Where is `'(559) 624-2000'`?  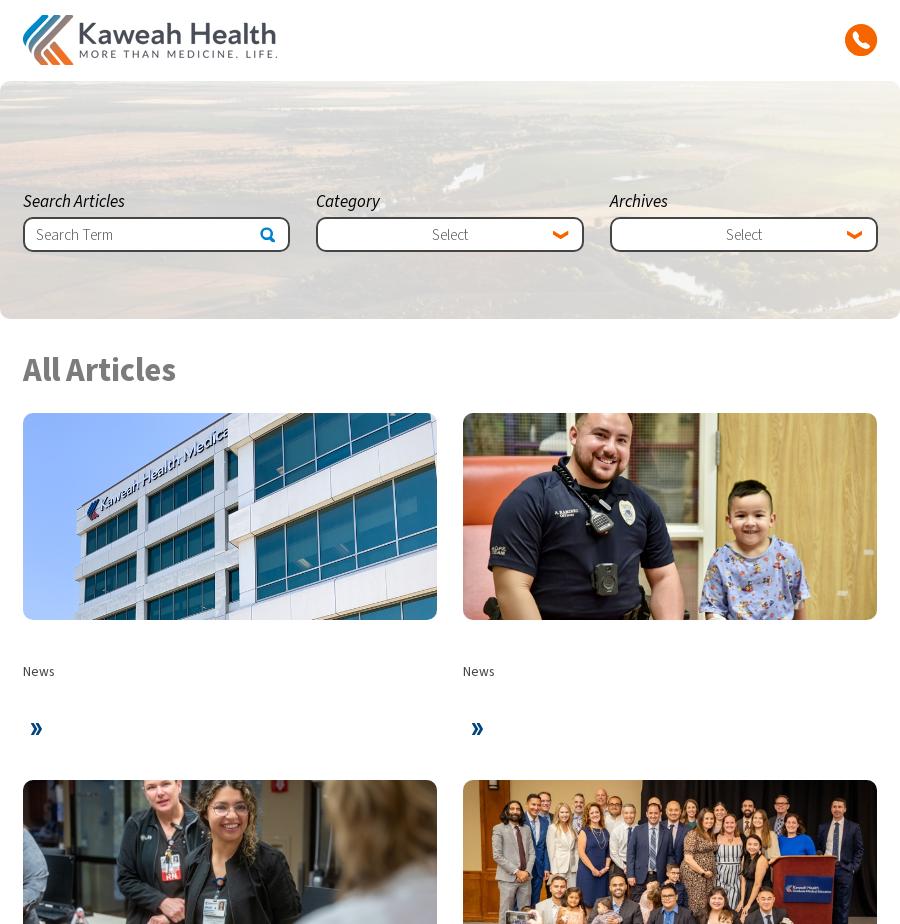
'(559) 624-2000' is located at coordinates (450, 810).